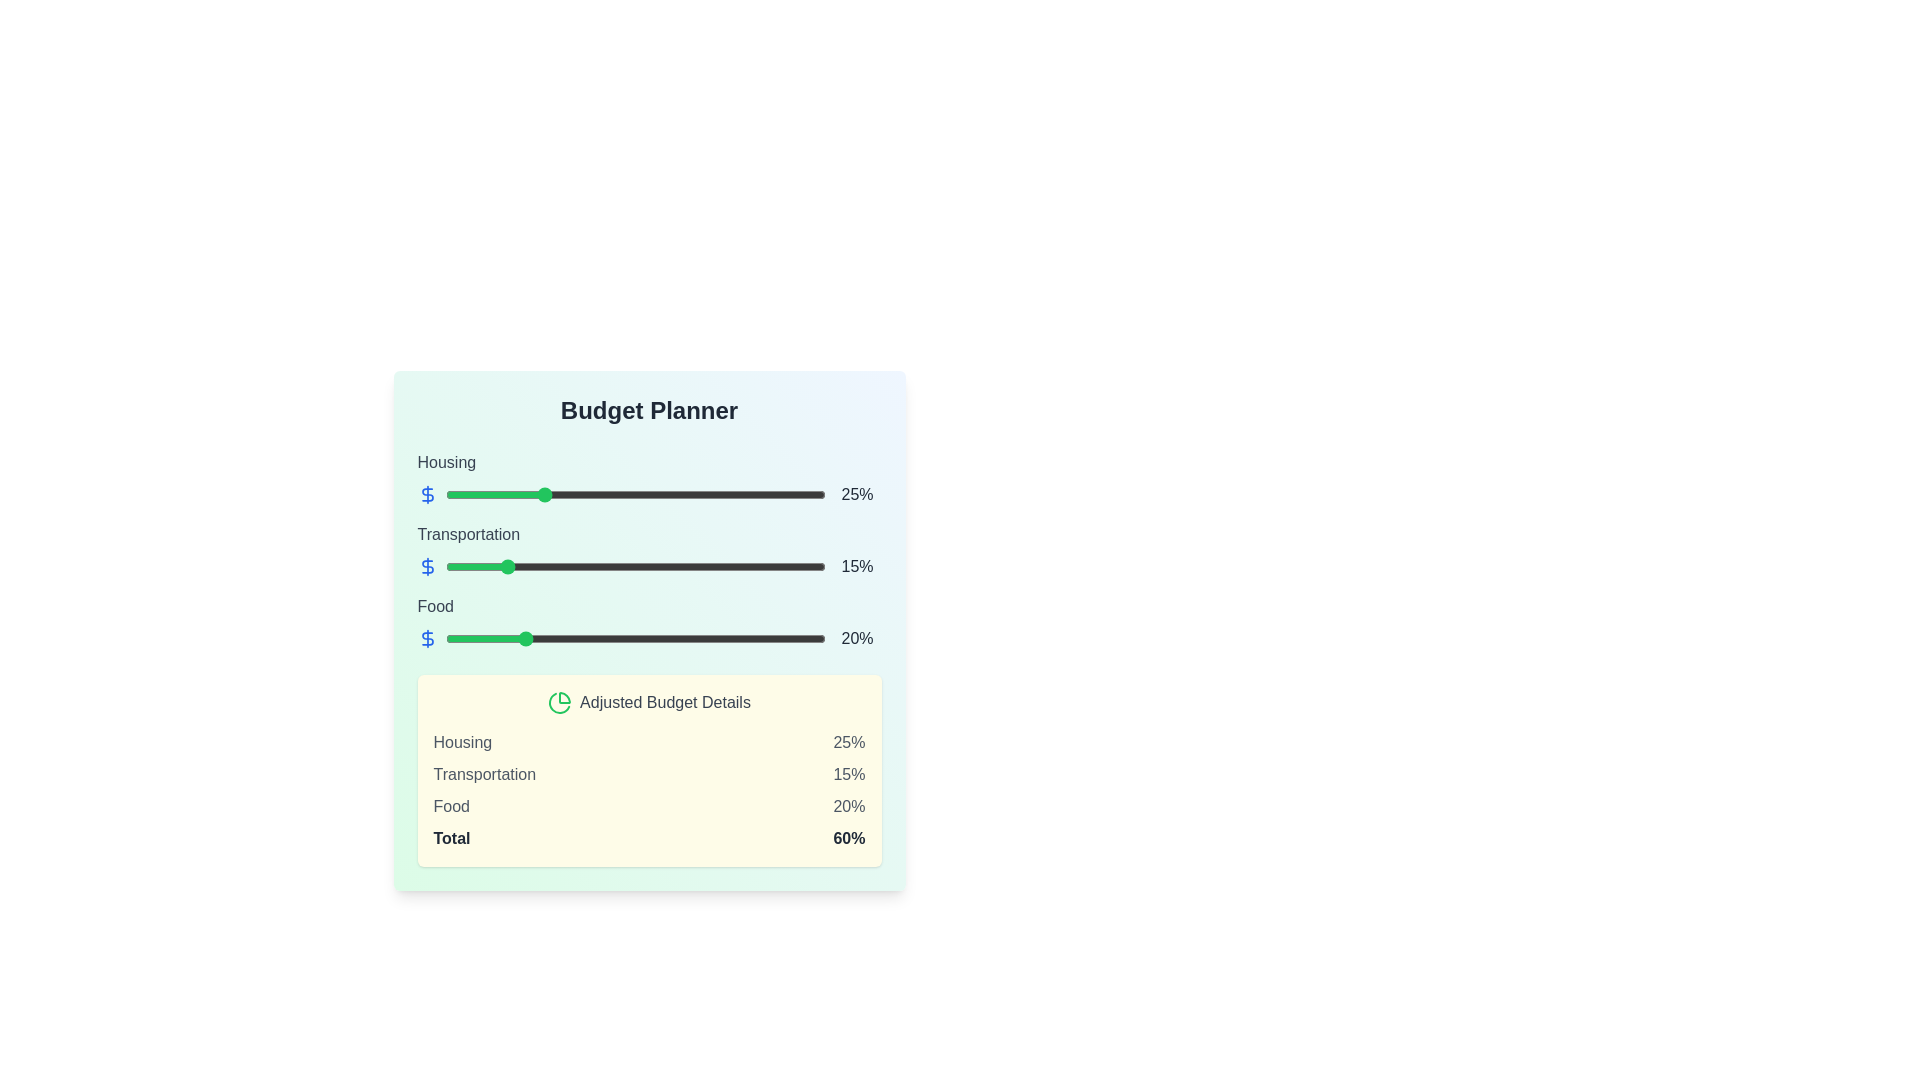 This screenshot has width=1920, height=1080. I want to click on the housing budget percentage, so click(544, 494).